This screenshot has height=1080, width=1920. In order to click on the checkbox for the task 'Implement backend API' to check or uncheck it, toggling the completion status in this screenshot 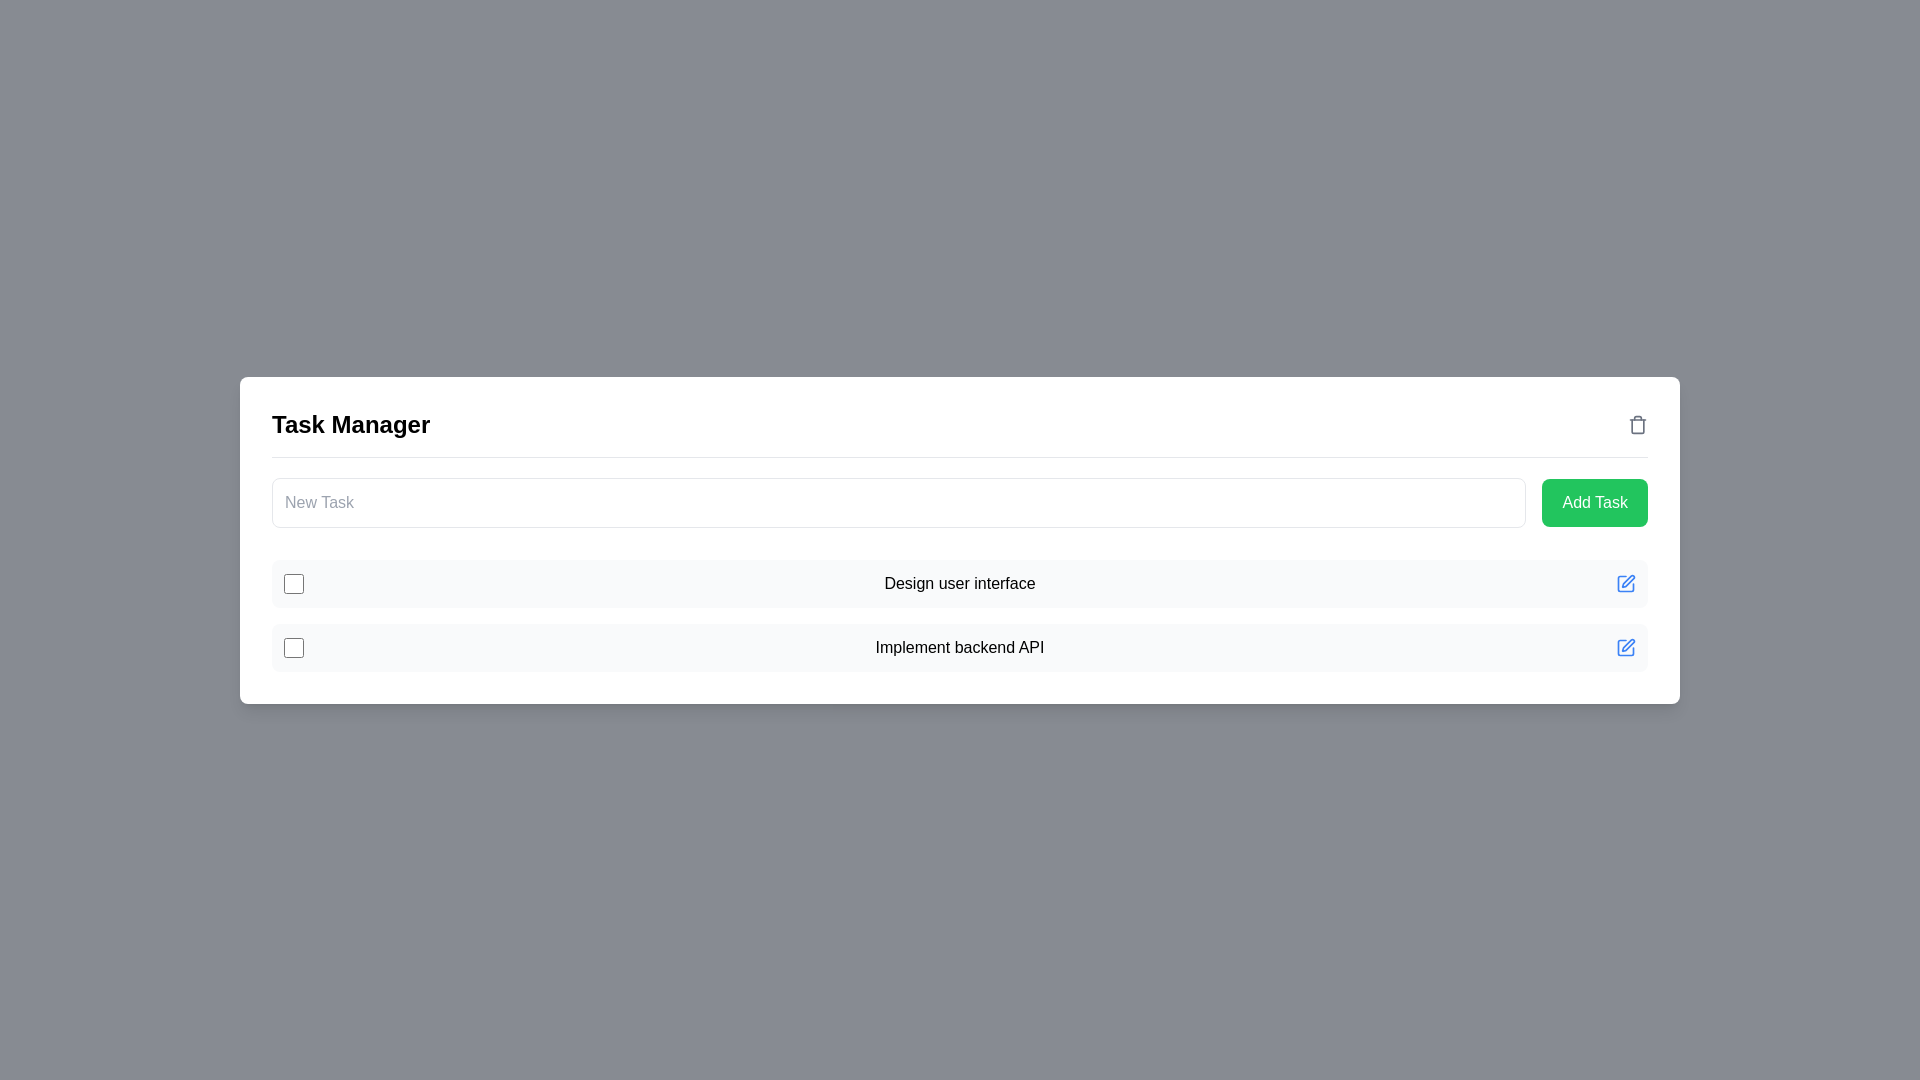, I will do `click(292, 647)`.